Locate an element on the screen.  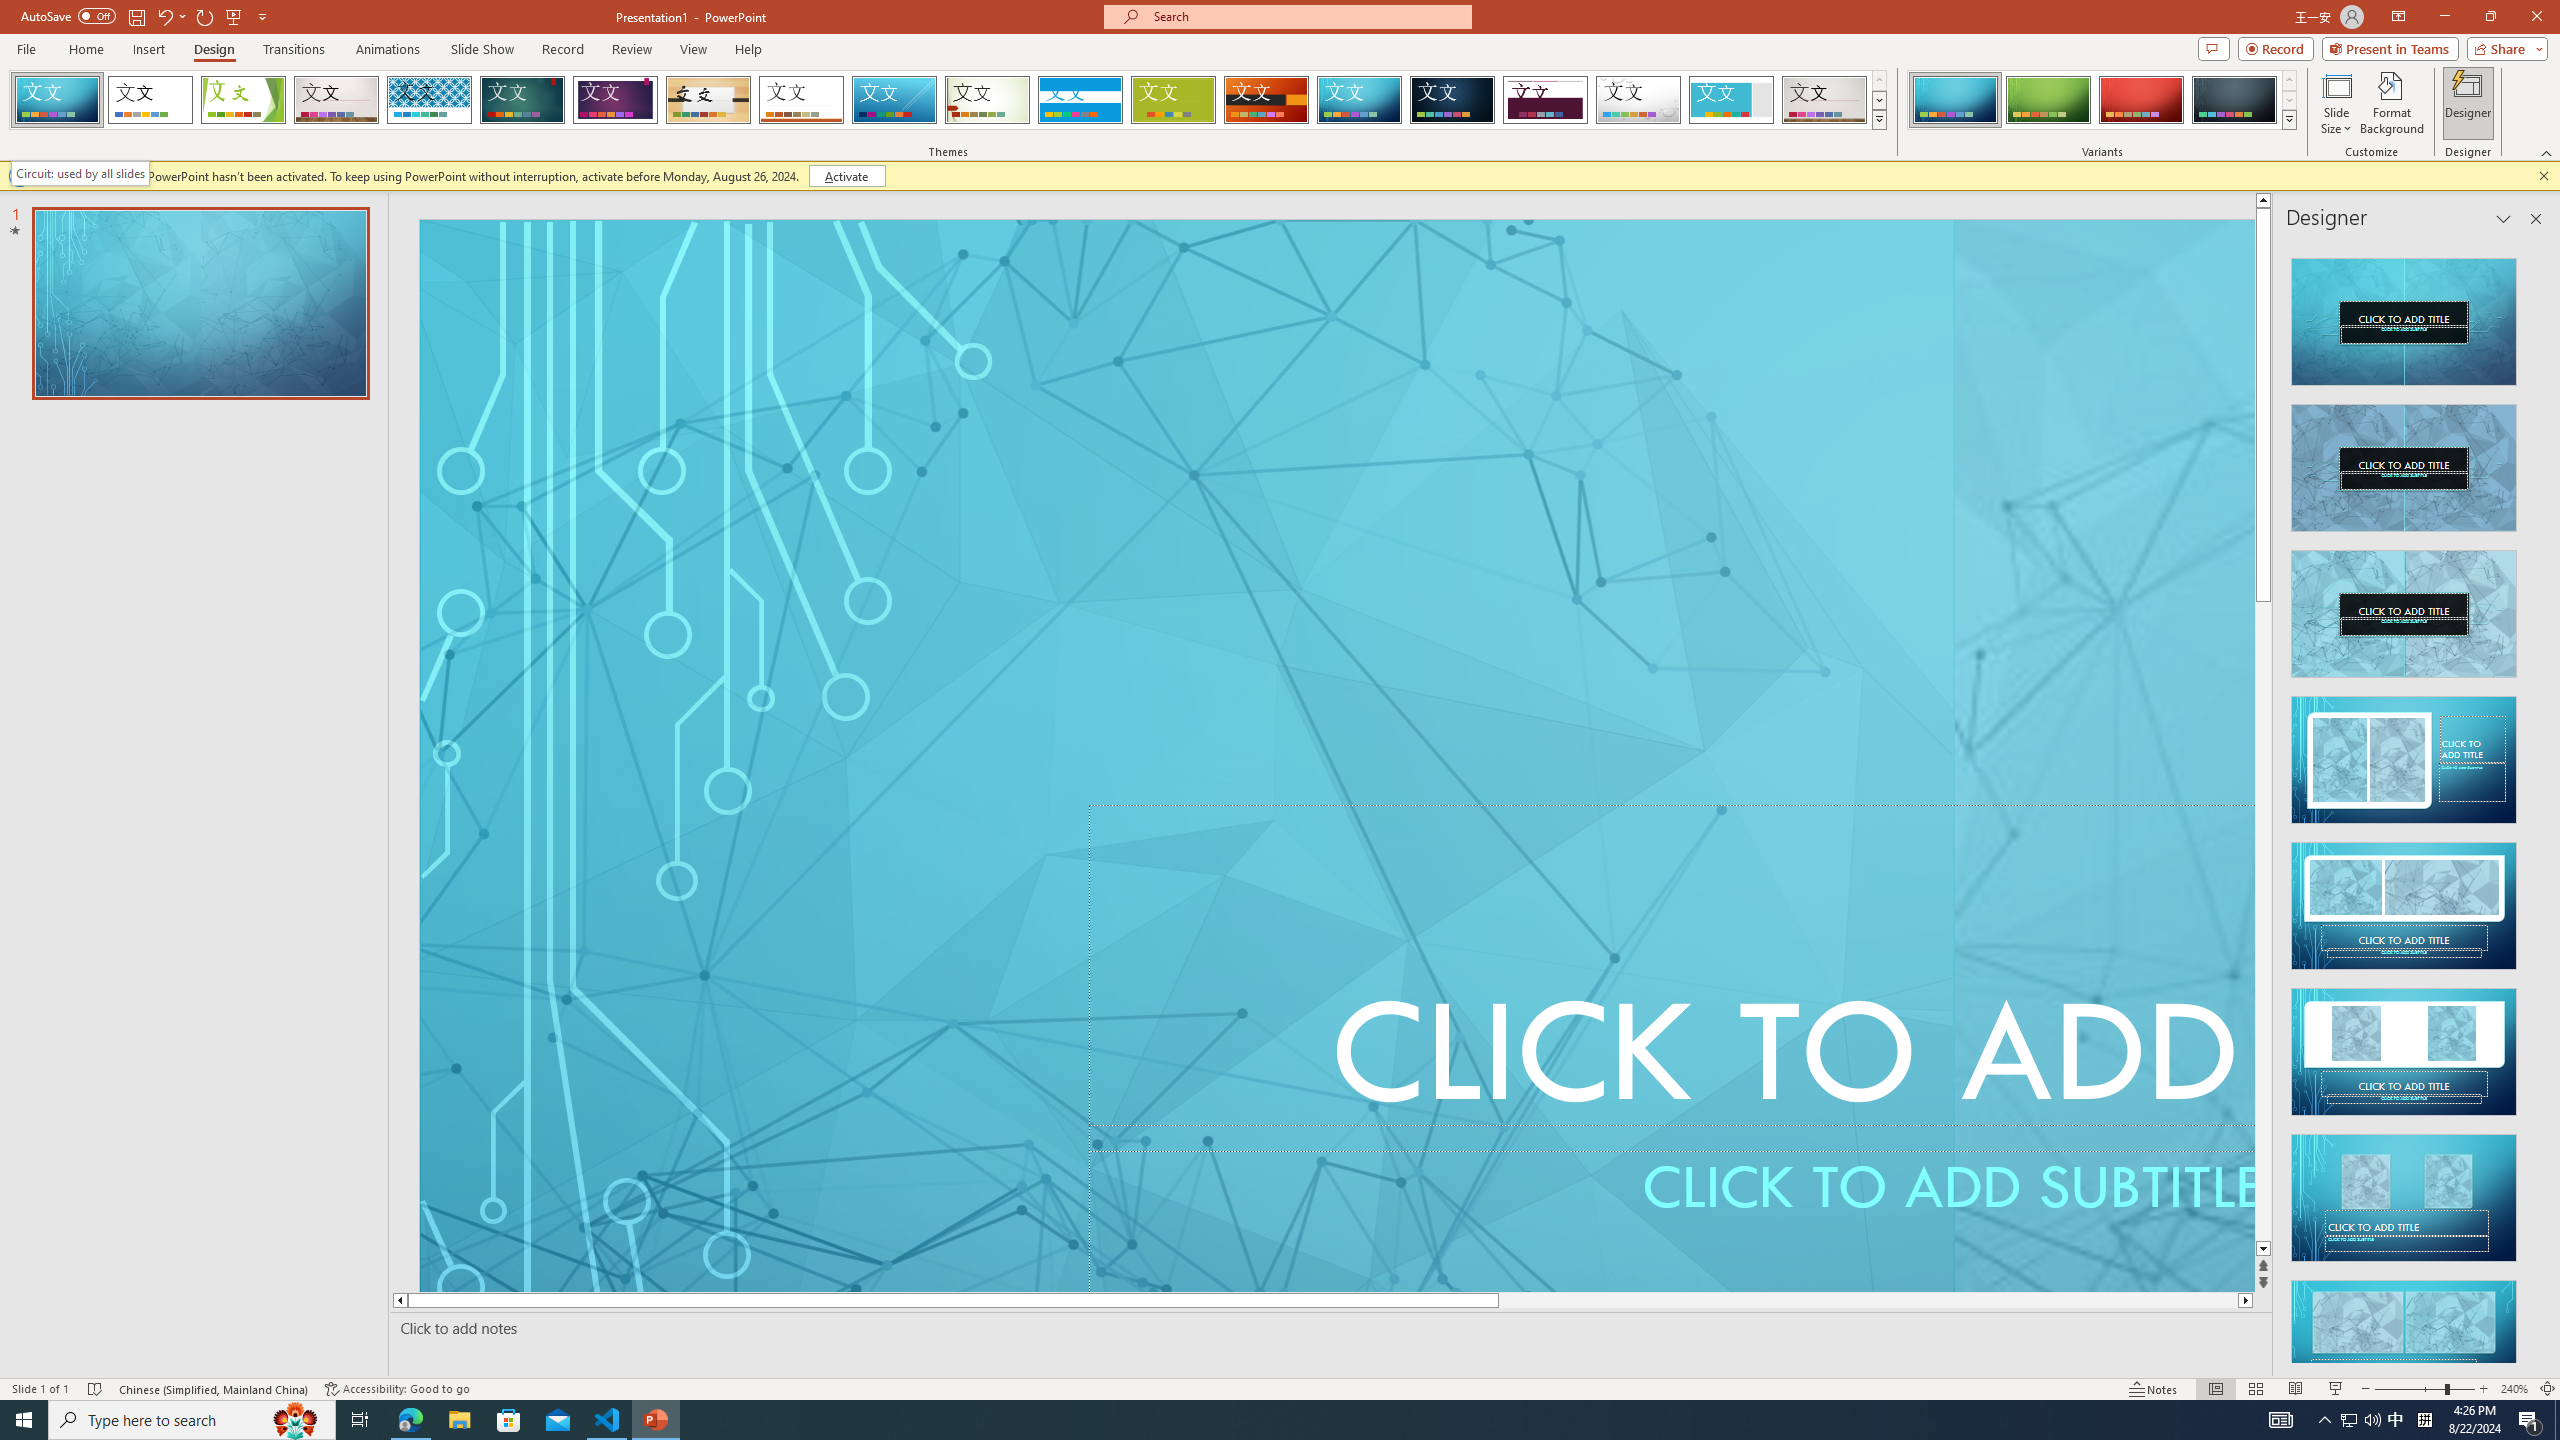
'FadeVTI' is located at coordinates (57, 99).